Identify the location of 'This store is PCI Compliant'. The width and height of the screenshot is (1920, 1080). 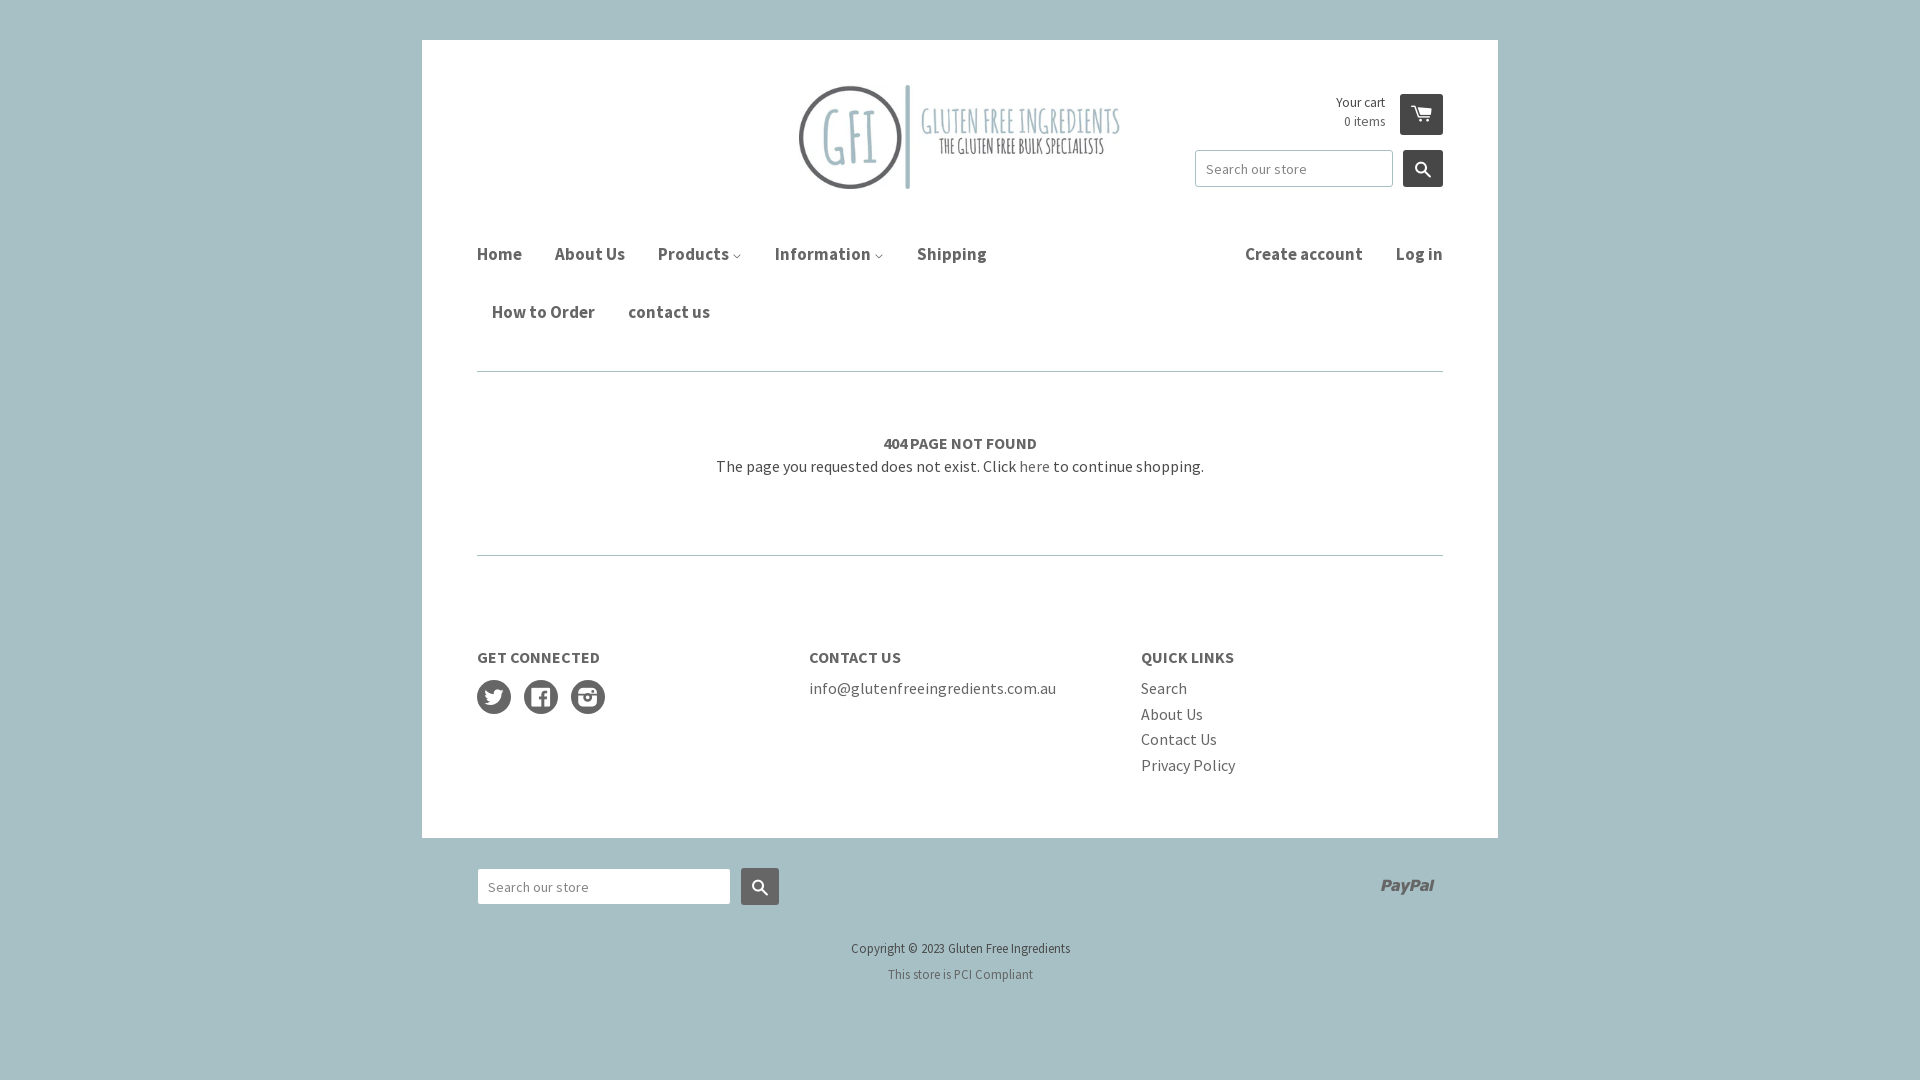
(960, 973).